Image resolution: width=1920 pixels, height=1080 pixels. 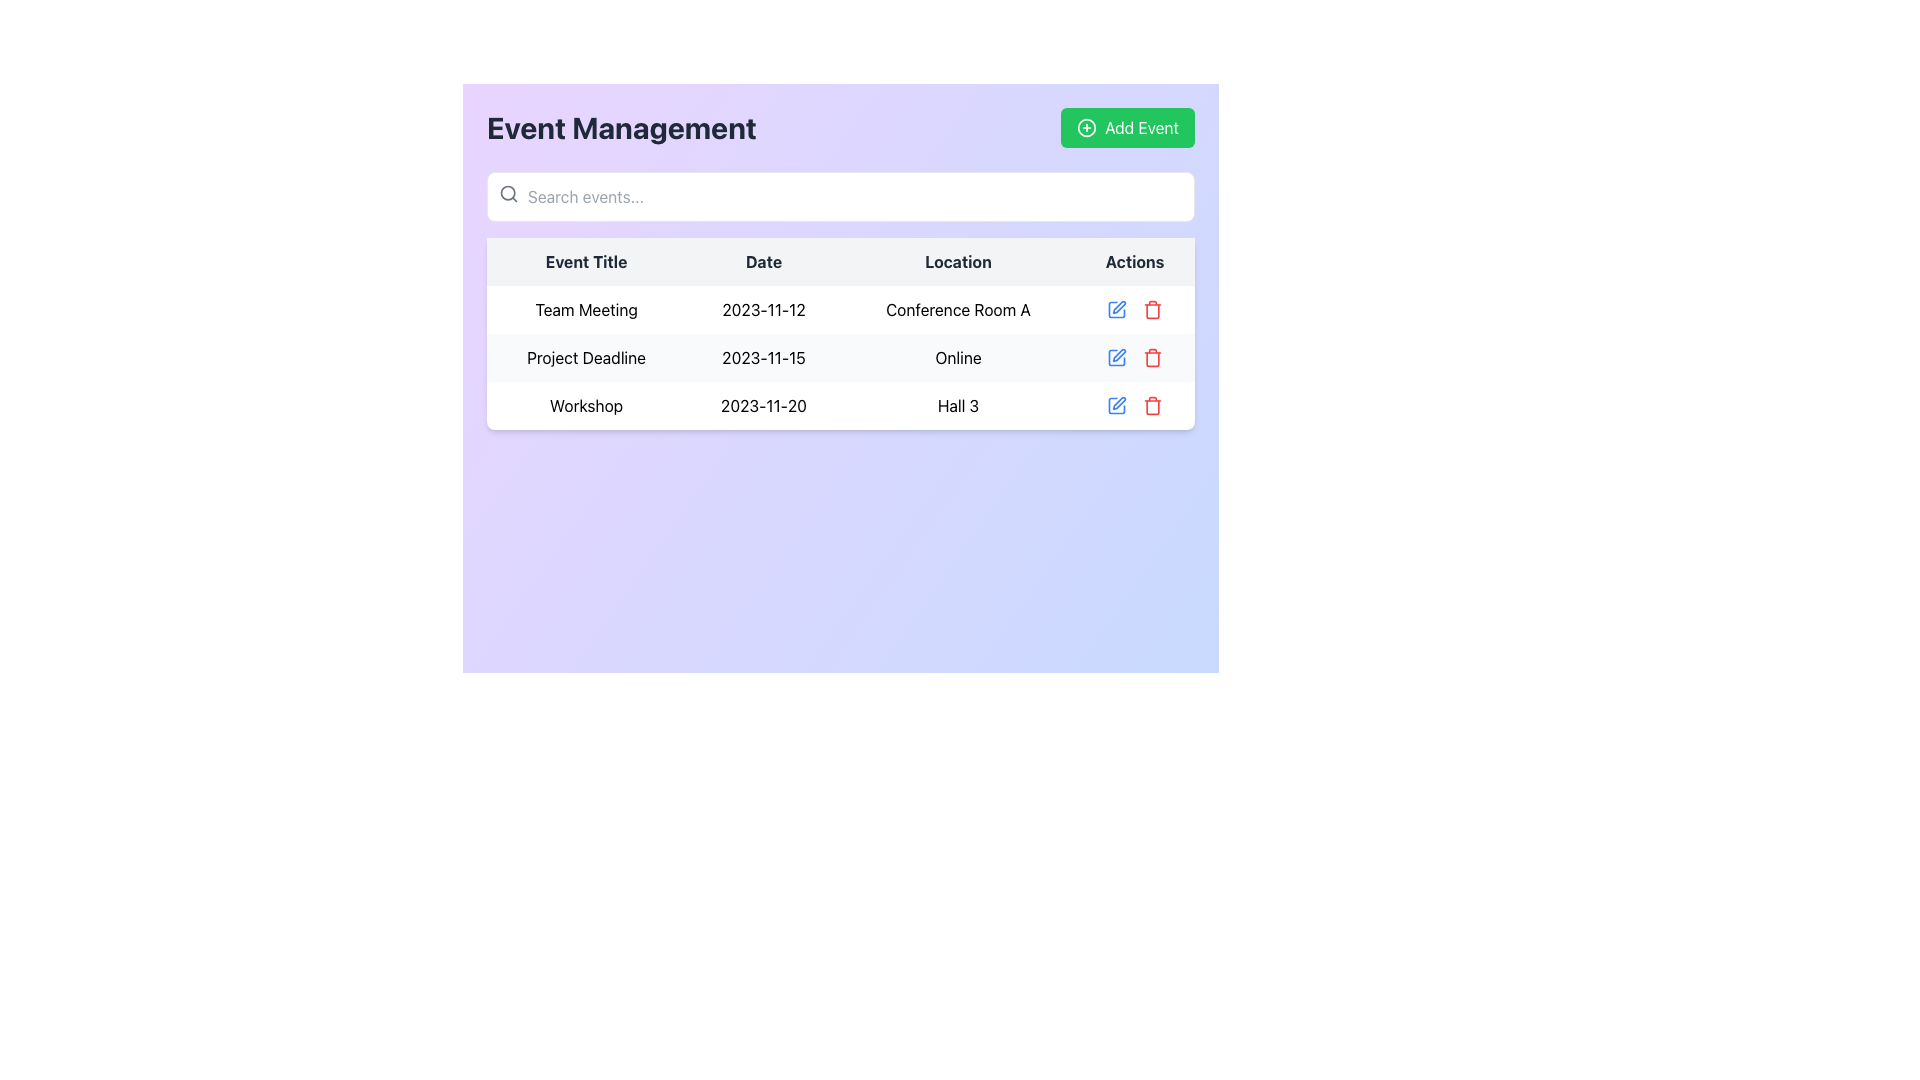 What do you see at coordinates (840, 357) in the screenshot?
I see `the second table row containing 'Project Deadline', '2023-11-15', and 'Online'` at bounding box center [840, 357].